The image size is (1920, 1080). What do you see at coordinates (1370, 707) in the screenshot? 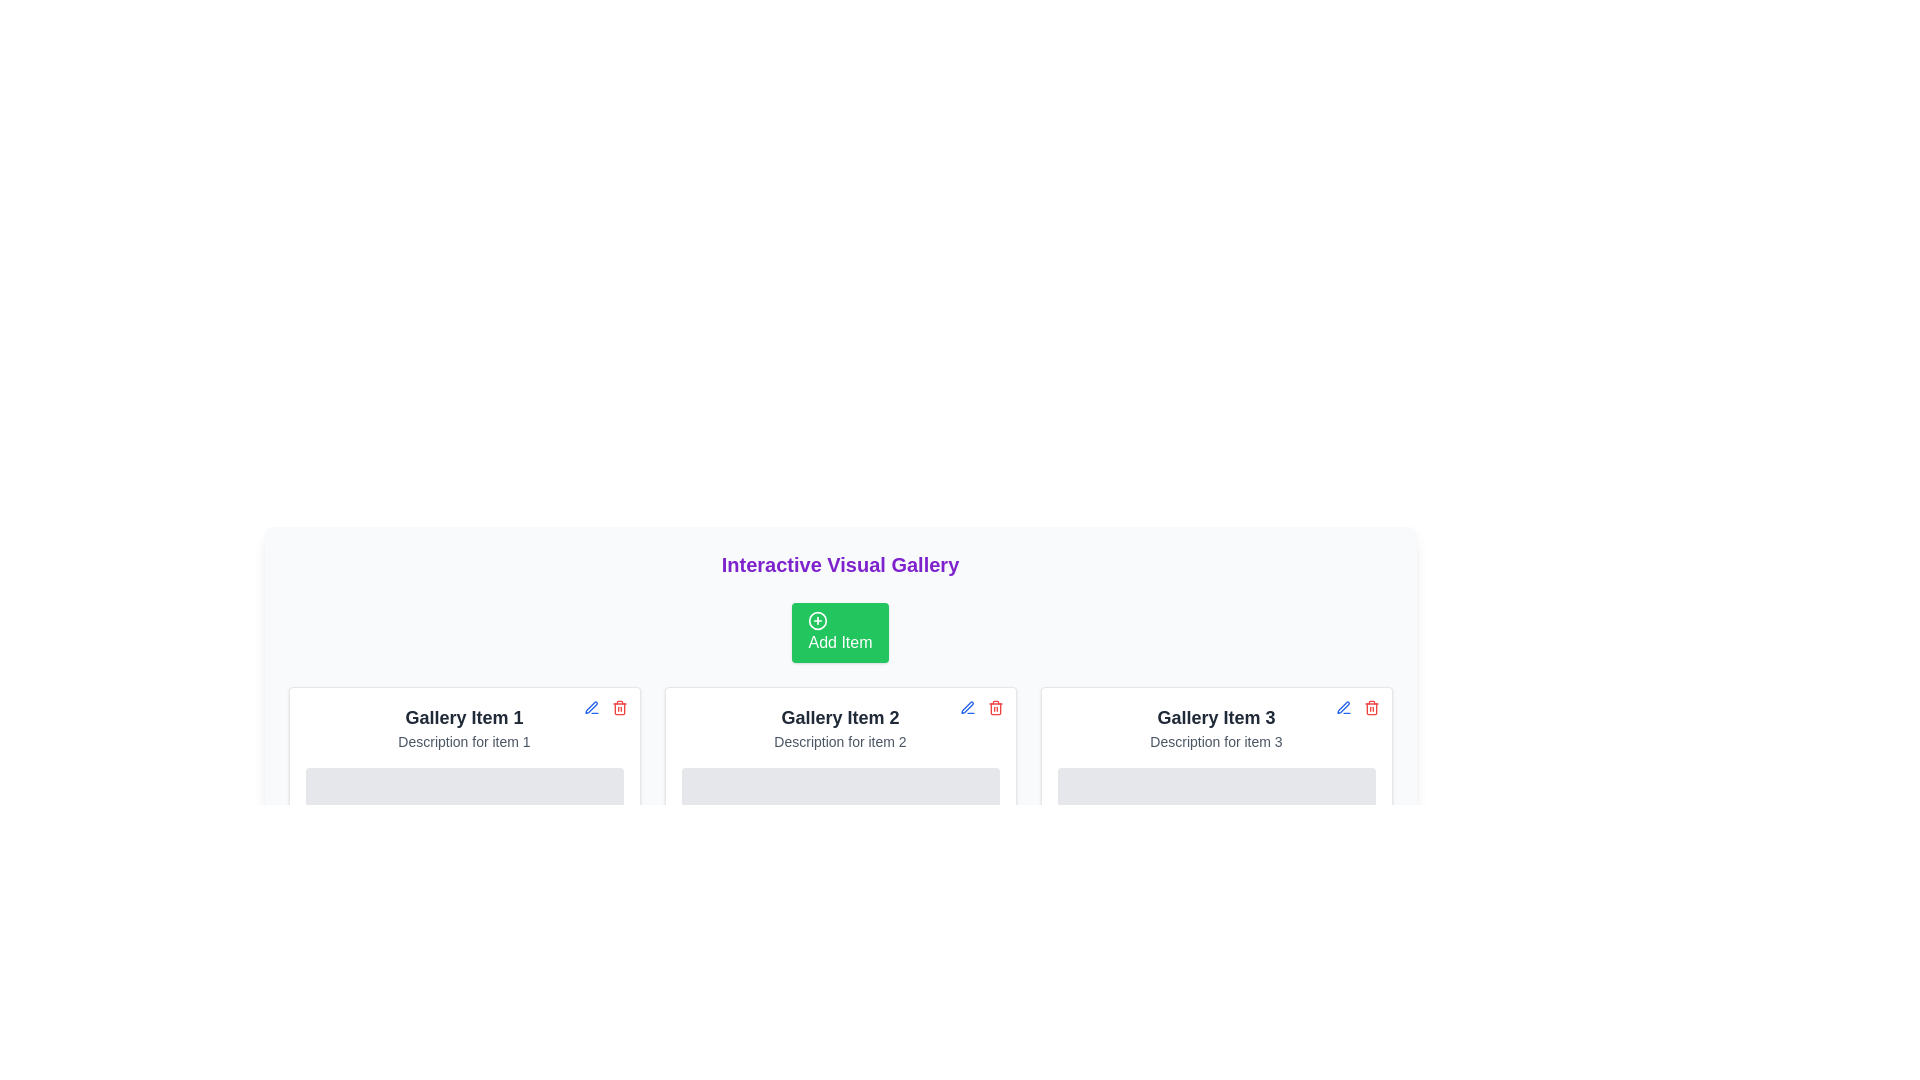
I see `the minimalist red trash can icon located in the top-right corner of the card labeled 'Gallery Item 3'` at bounding box center [1370, 707].